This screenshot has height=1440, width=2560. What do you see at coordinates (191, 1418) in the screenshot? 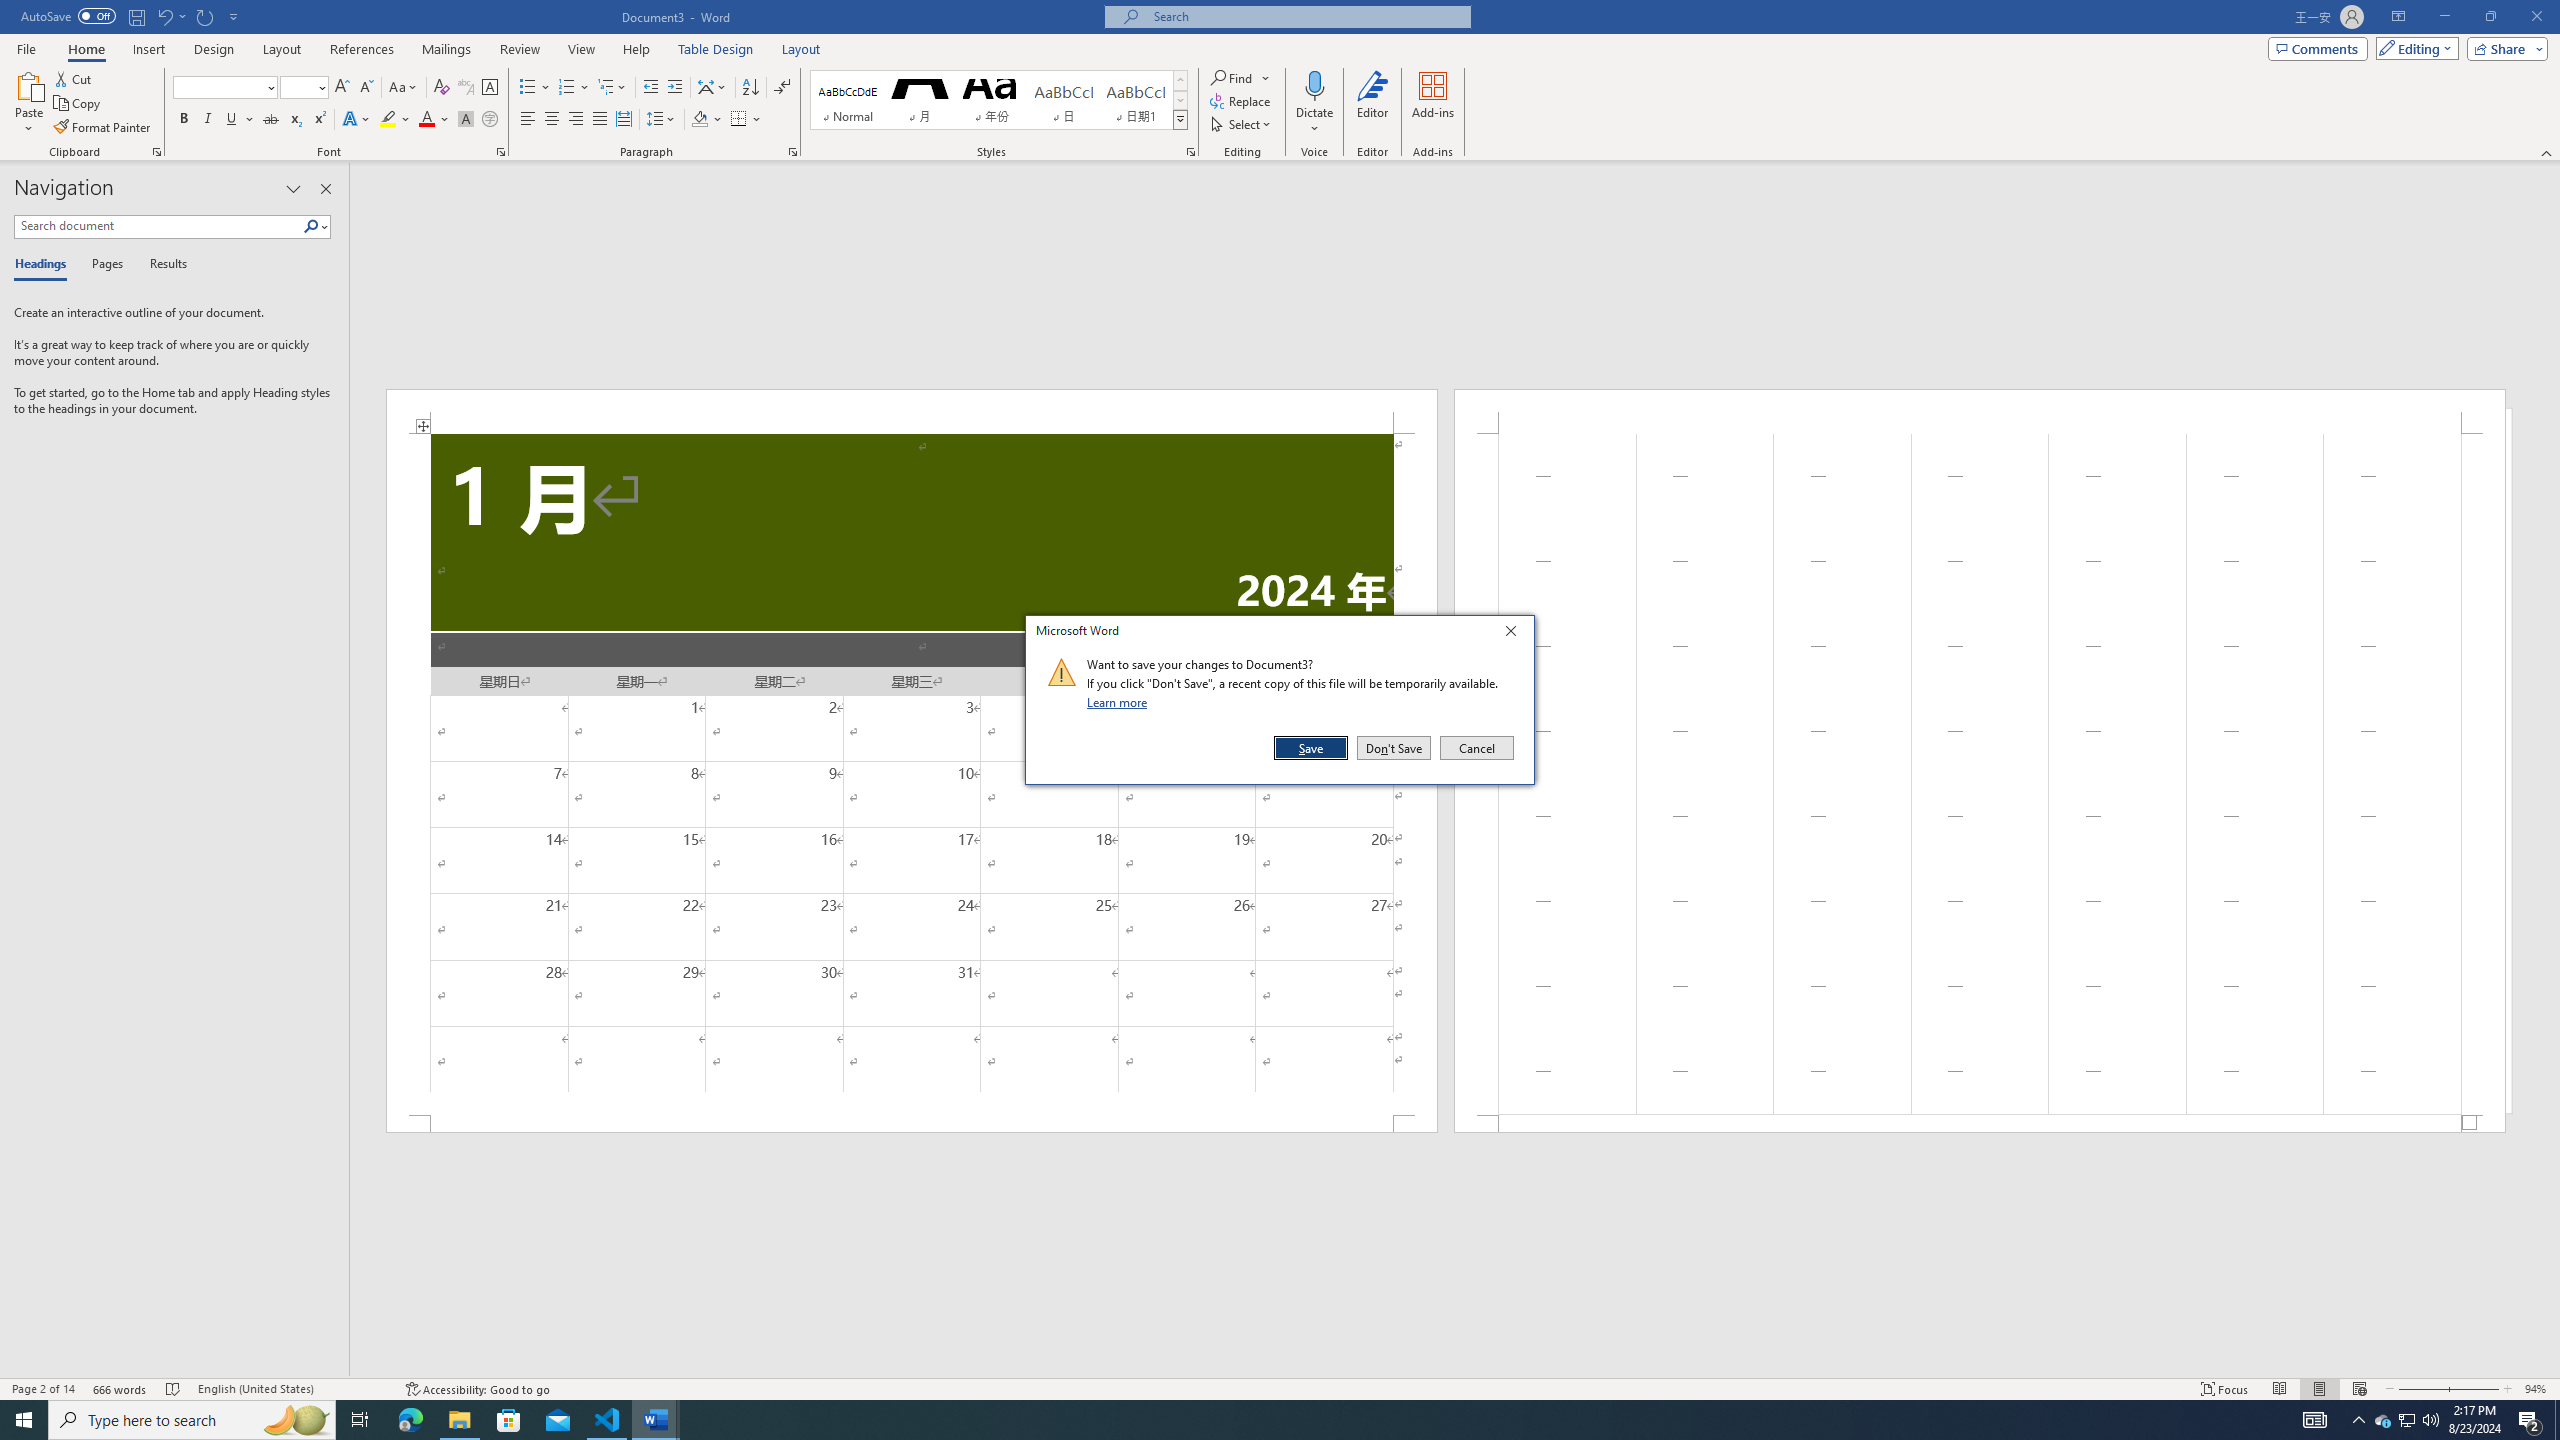
I see `'Type here to search'` at bounding box center [191, 1418].